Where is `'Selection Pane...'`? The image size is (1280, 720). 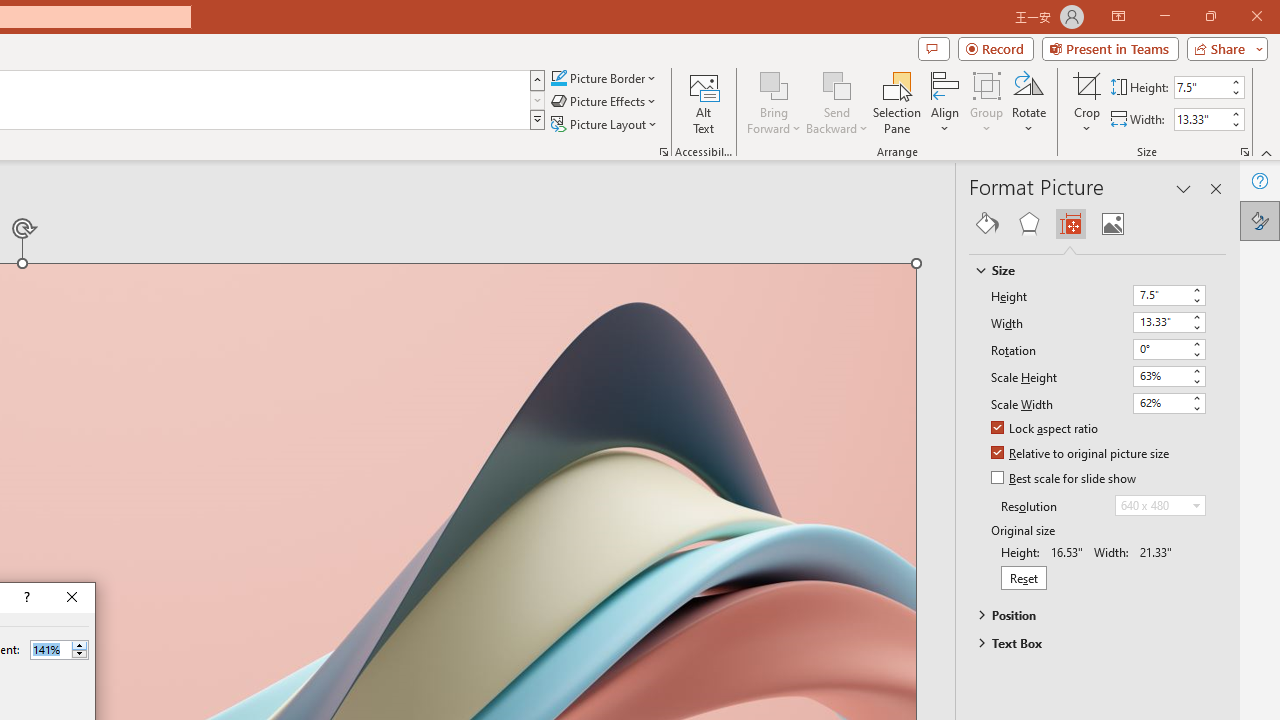
'Selection Pane...' is located at coordinates (896, 103).